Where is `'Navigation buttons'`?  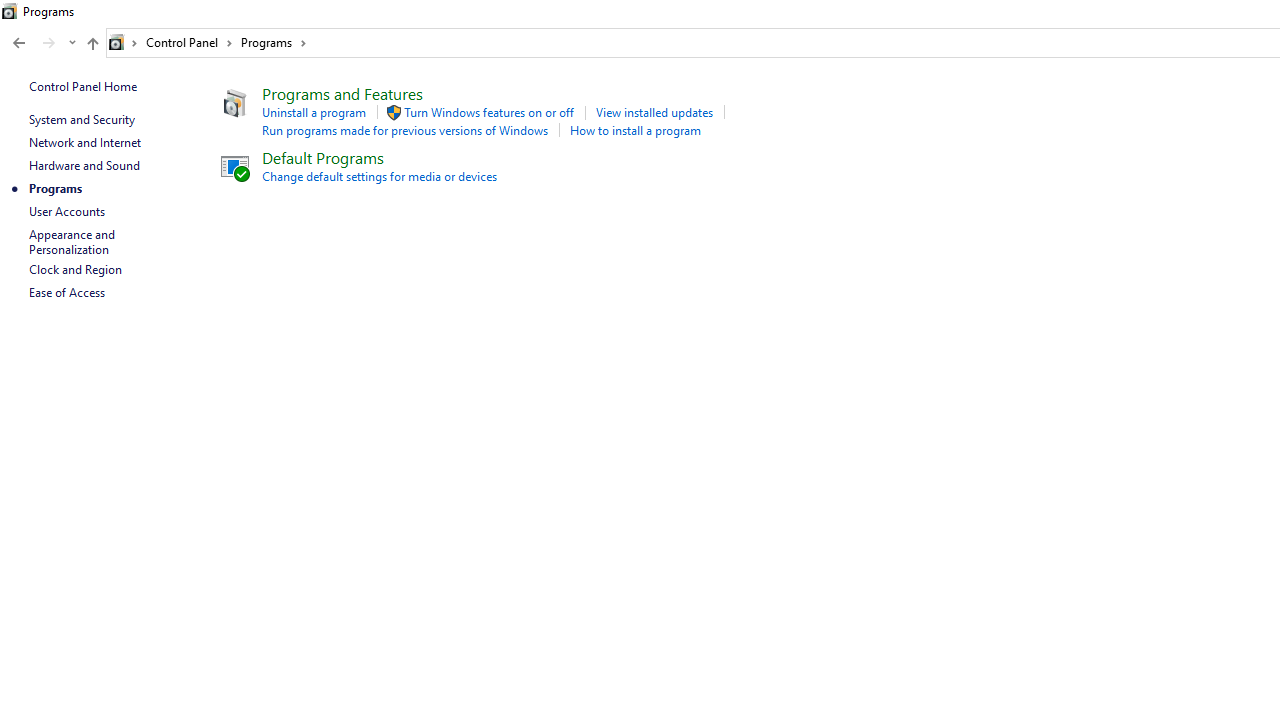 'Navigation buttons' is located at coordinates (42, 43).